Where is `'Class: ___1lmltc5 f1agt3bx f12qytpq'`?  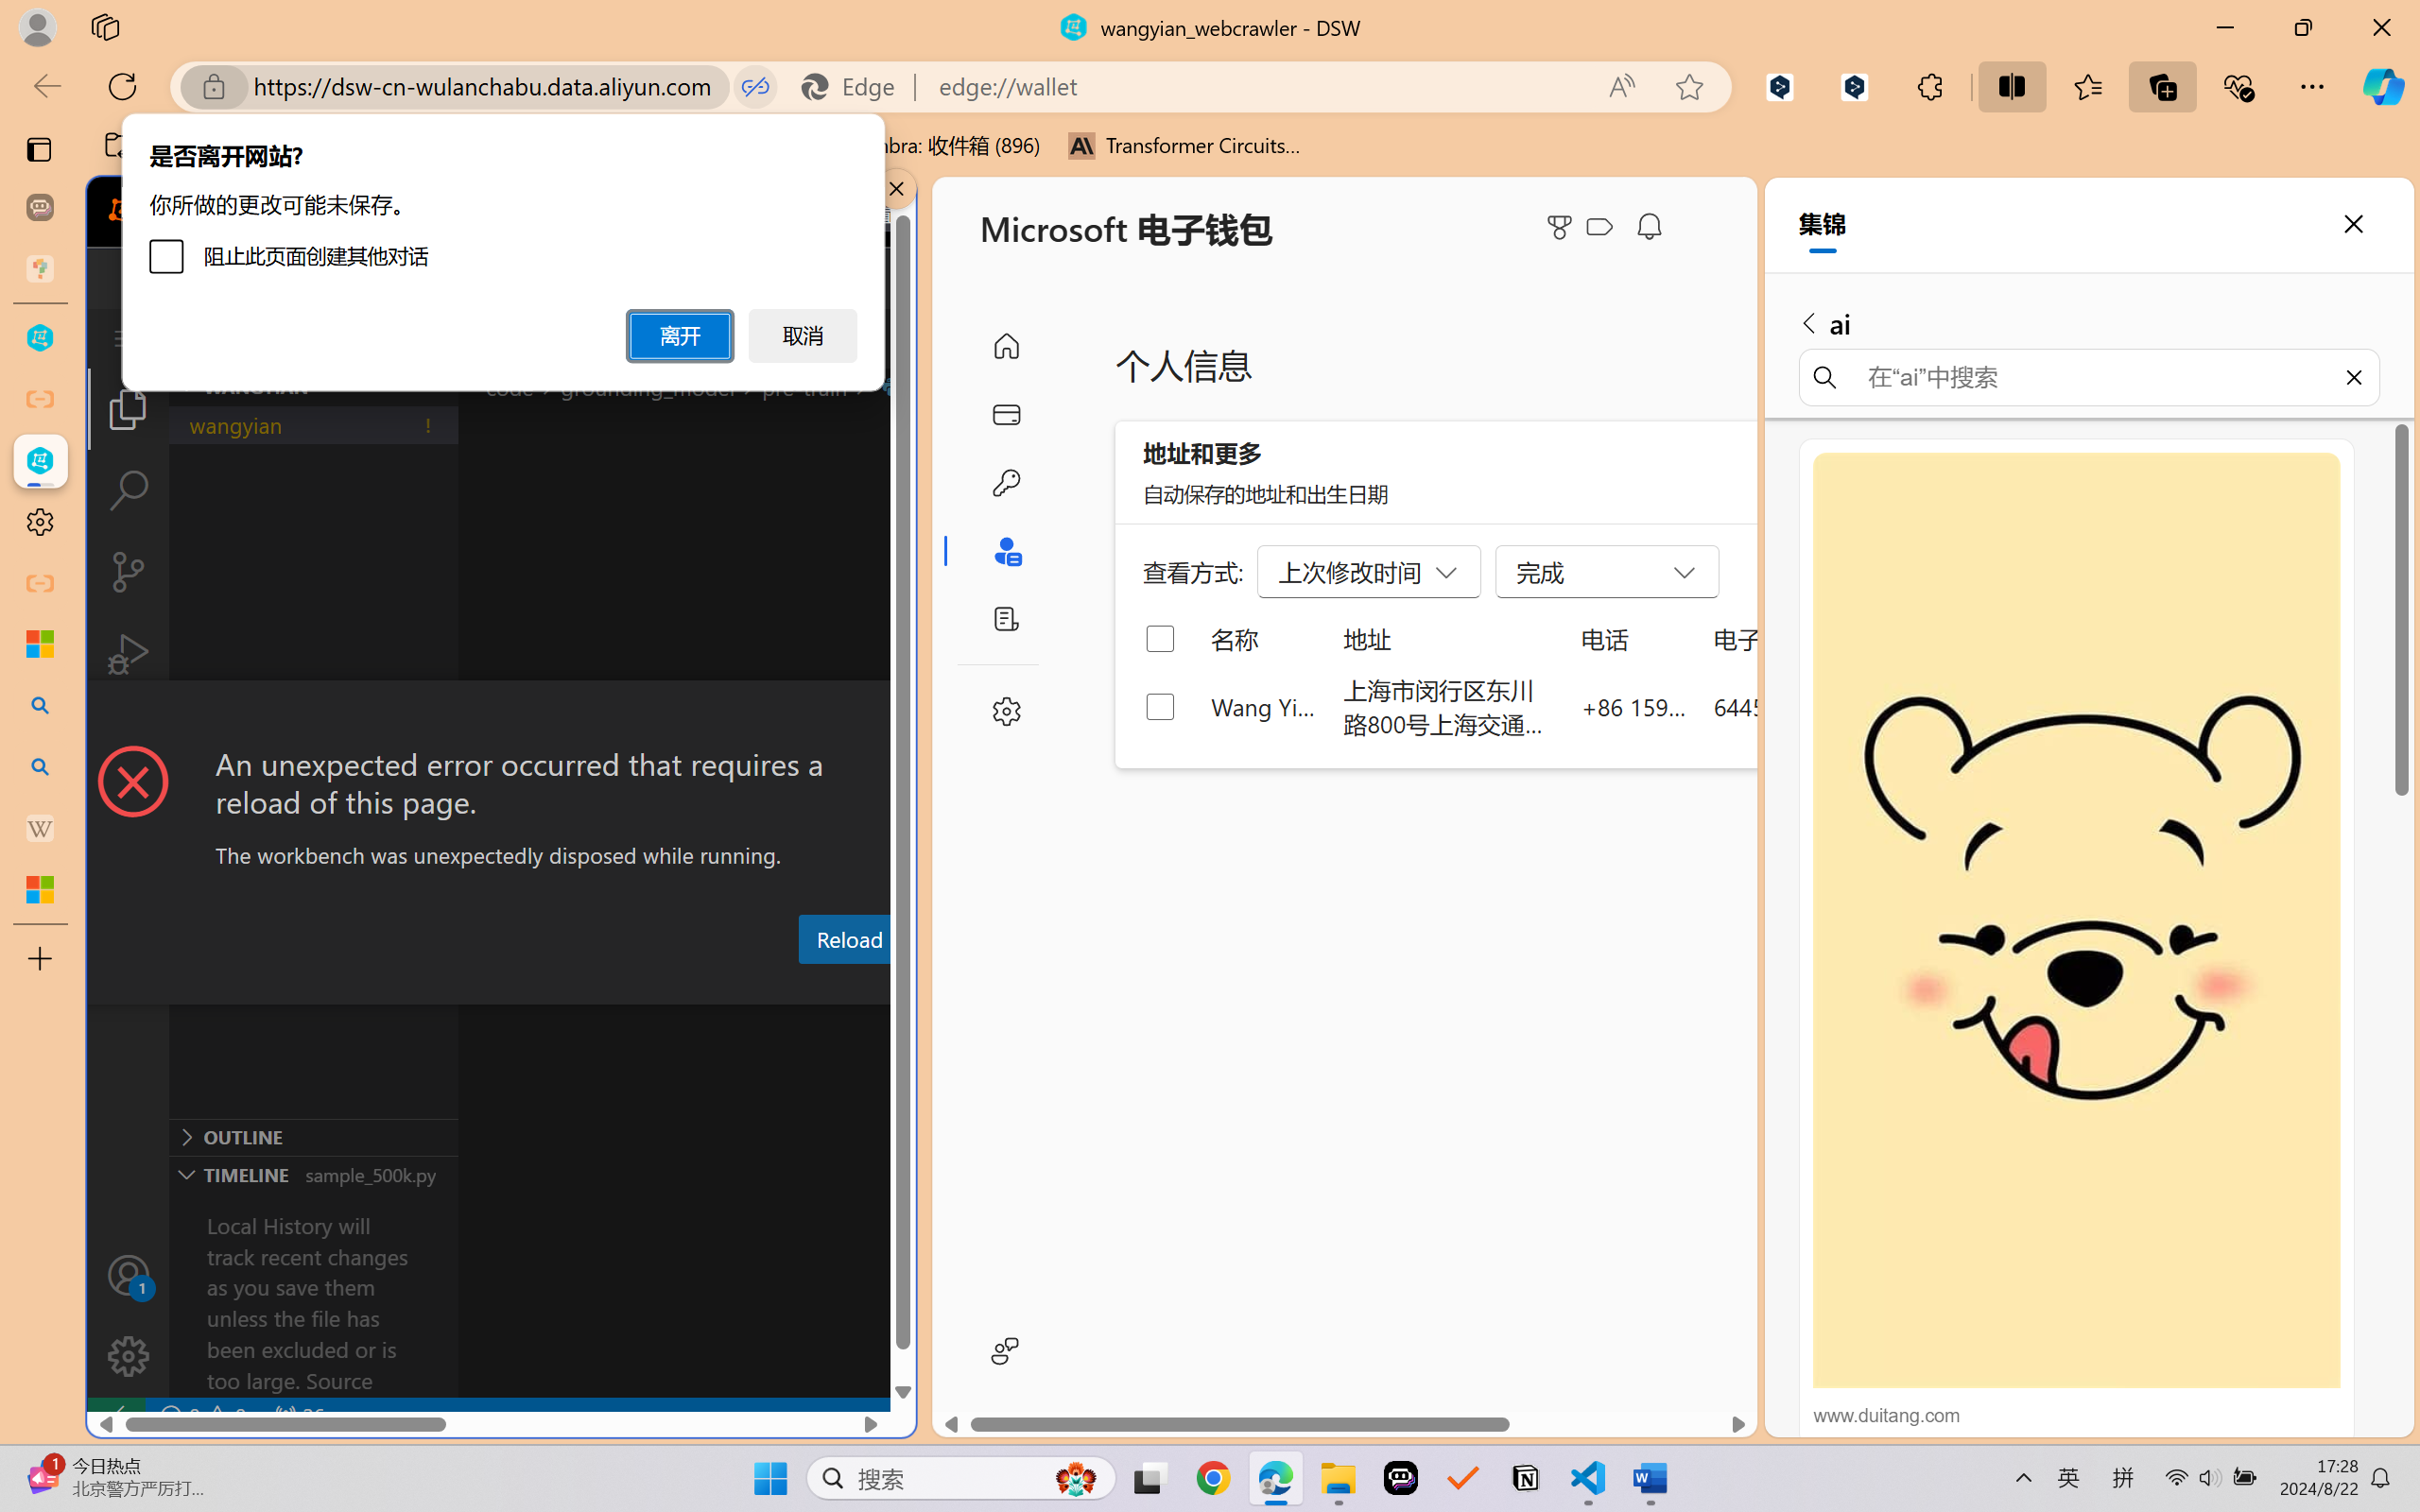
'Class: ___1lmltc5 f1agt3bx f12qytpq' is located at coordinates (1599, 227).